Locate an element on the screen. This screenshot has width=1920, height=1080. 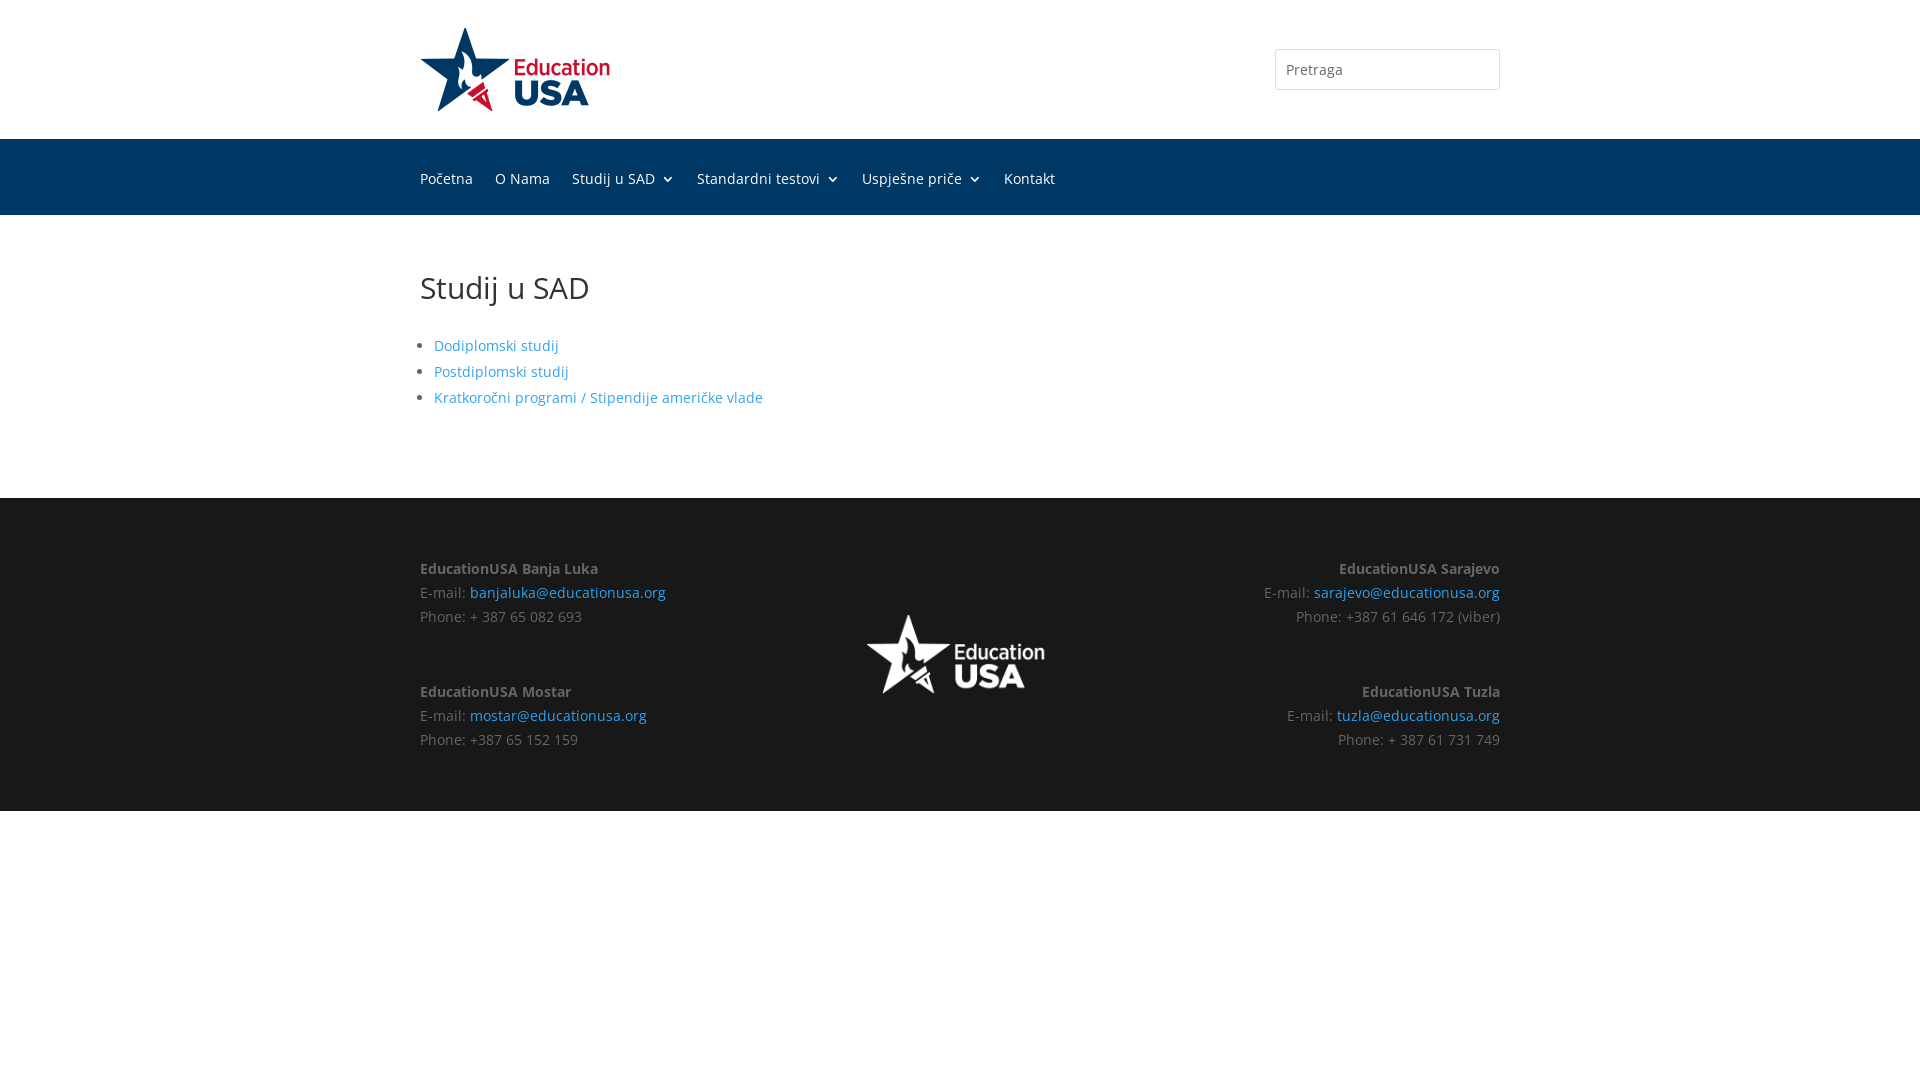
'Kontakt' is located at coordinates (1029, 193).